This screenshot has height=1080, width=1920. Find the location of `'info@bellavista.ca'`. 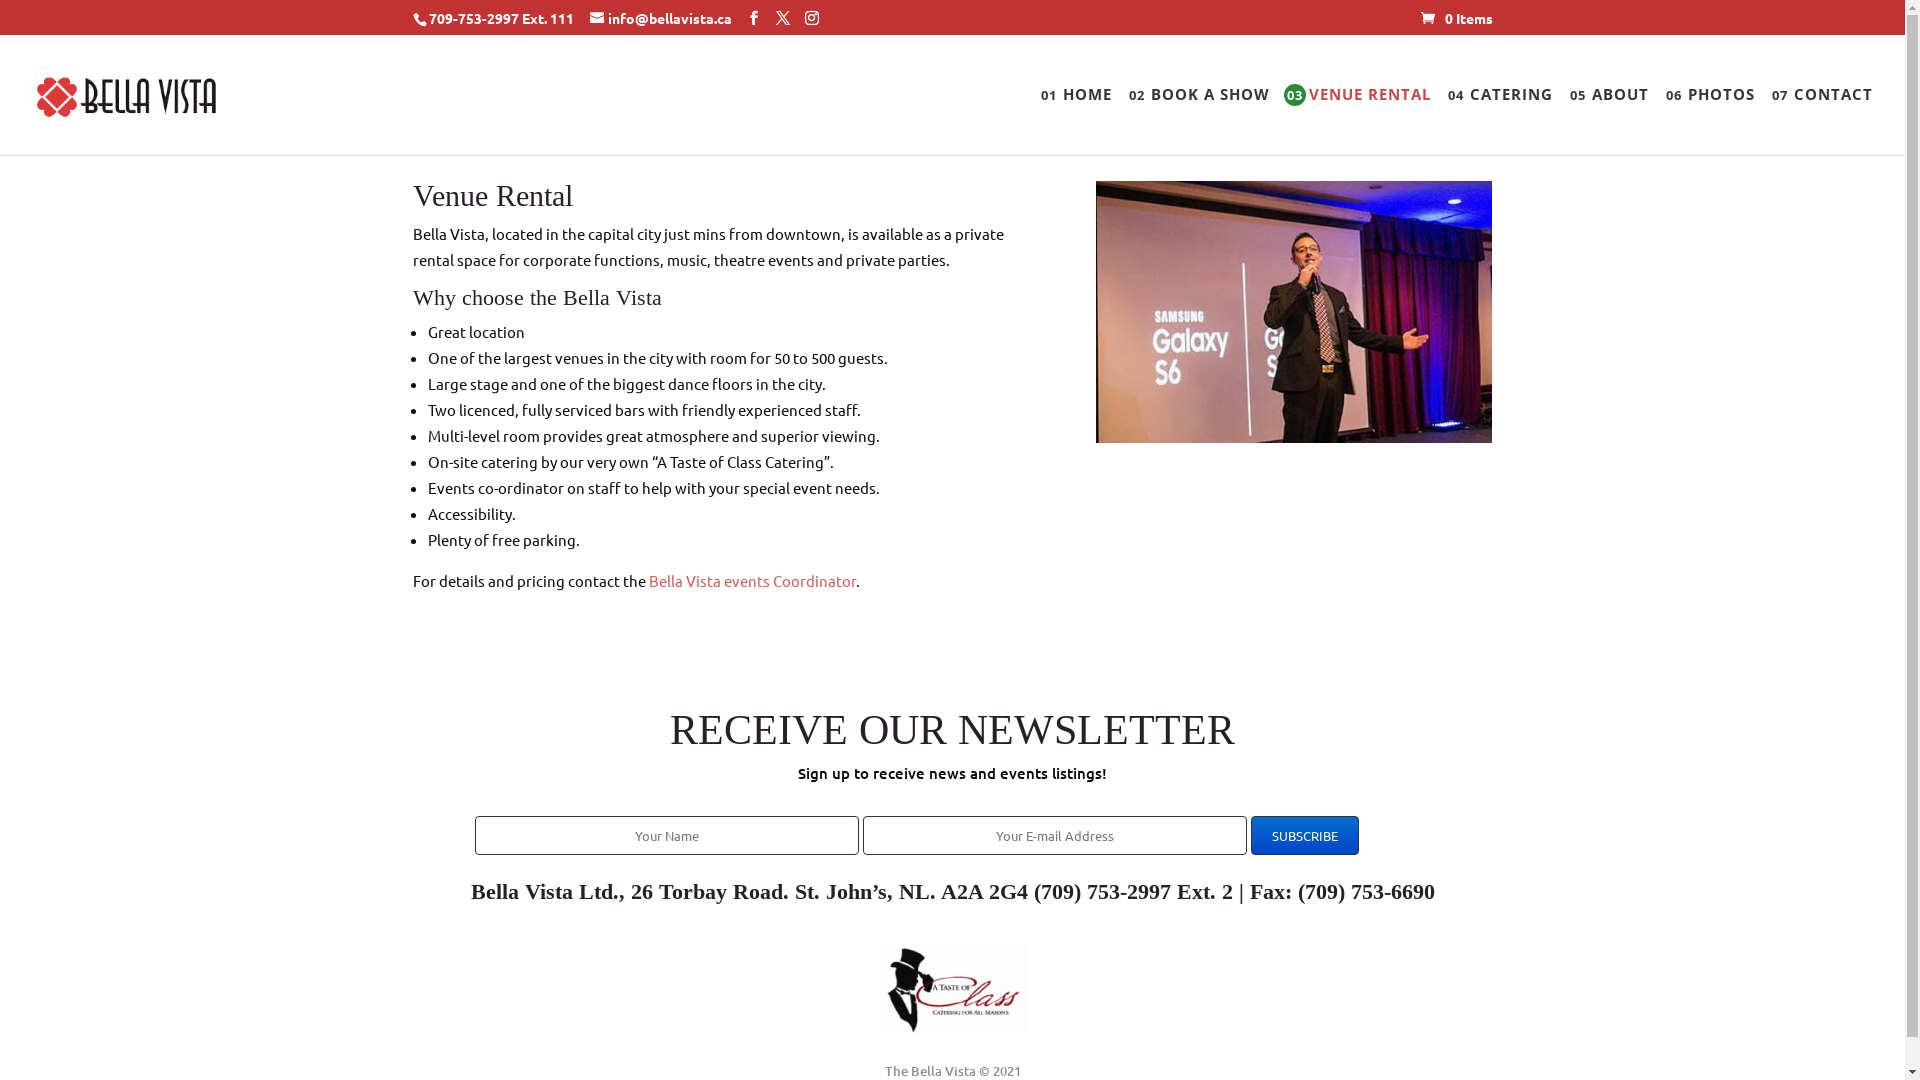

'info@bellavista.ca' is located at coordinates (589, 16).